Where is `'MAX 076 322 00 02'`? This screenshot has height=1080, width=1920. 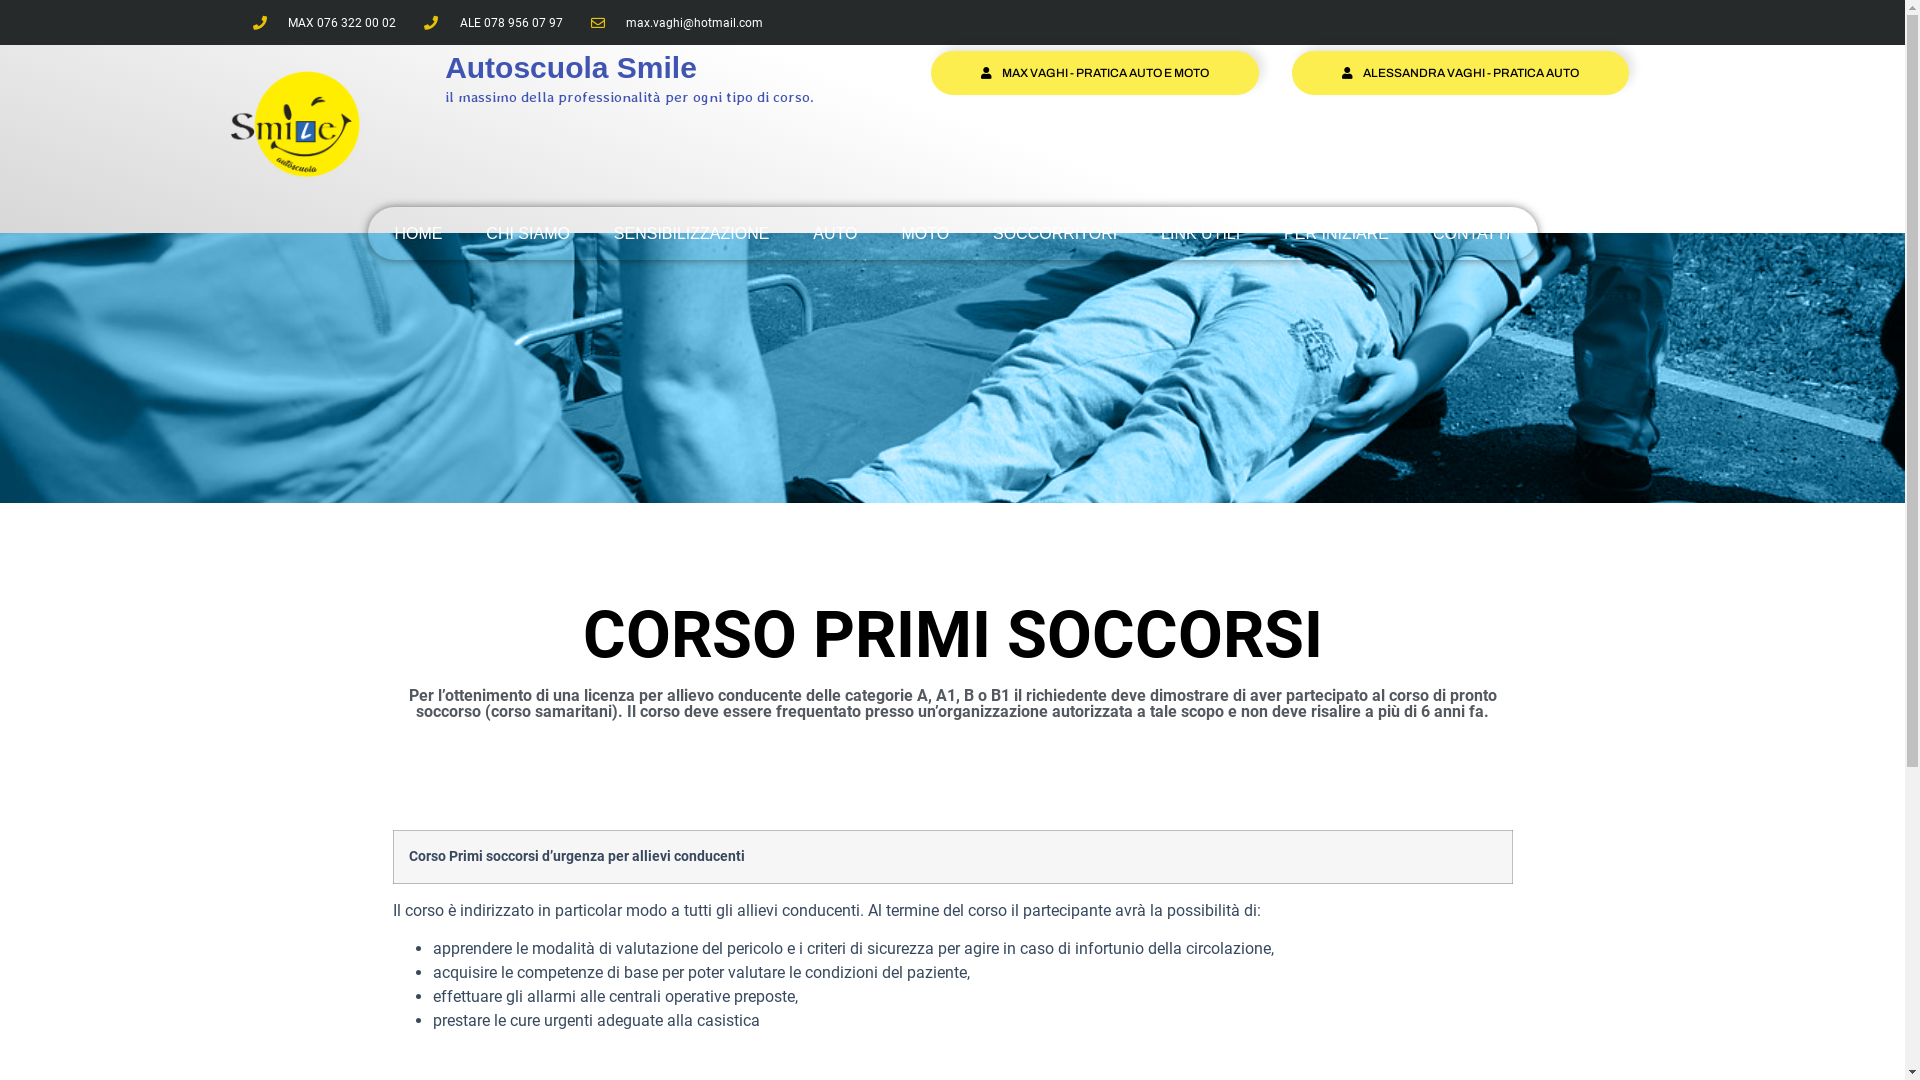 'MAX 076 322 00 02' is located at coordinates (324, 23).